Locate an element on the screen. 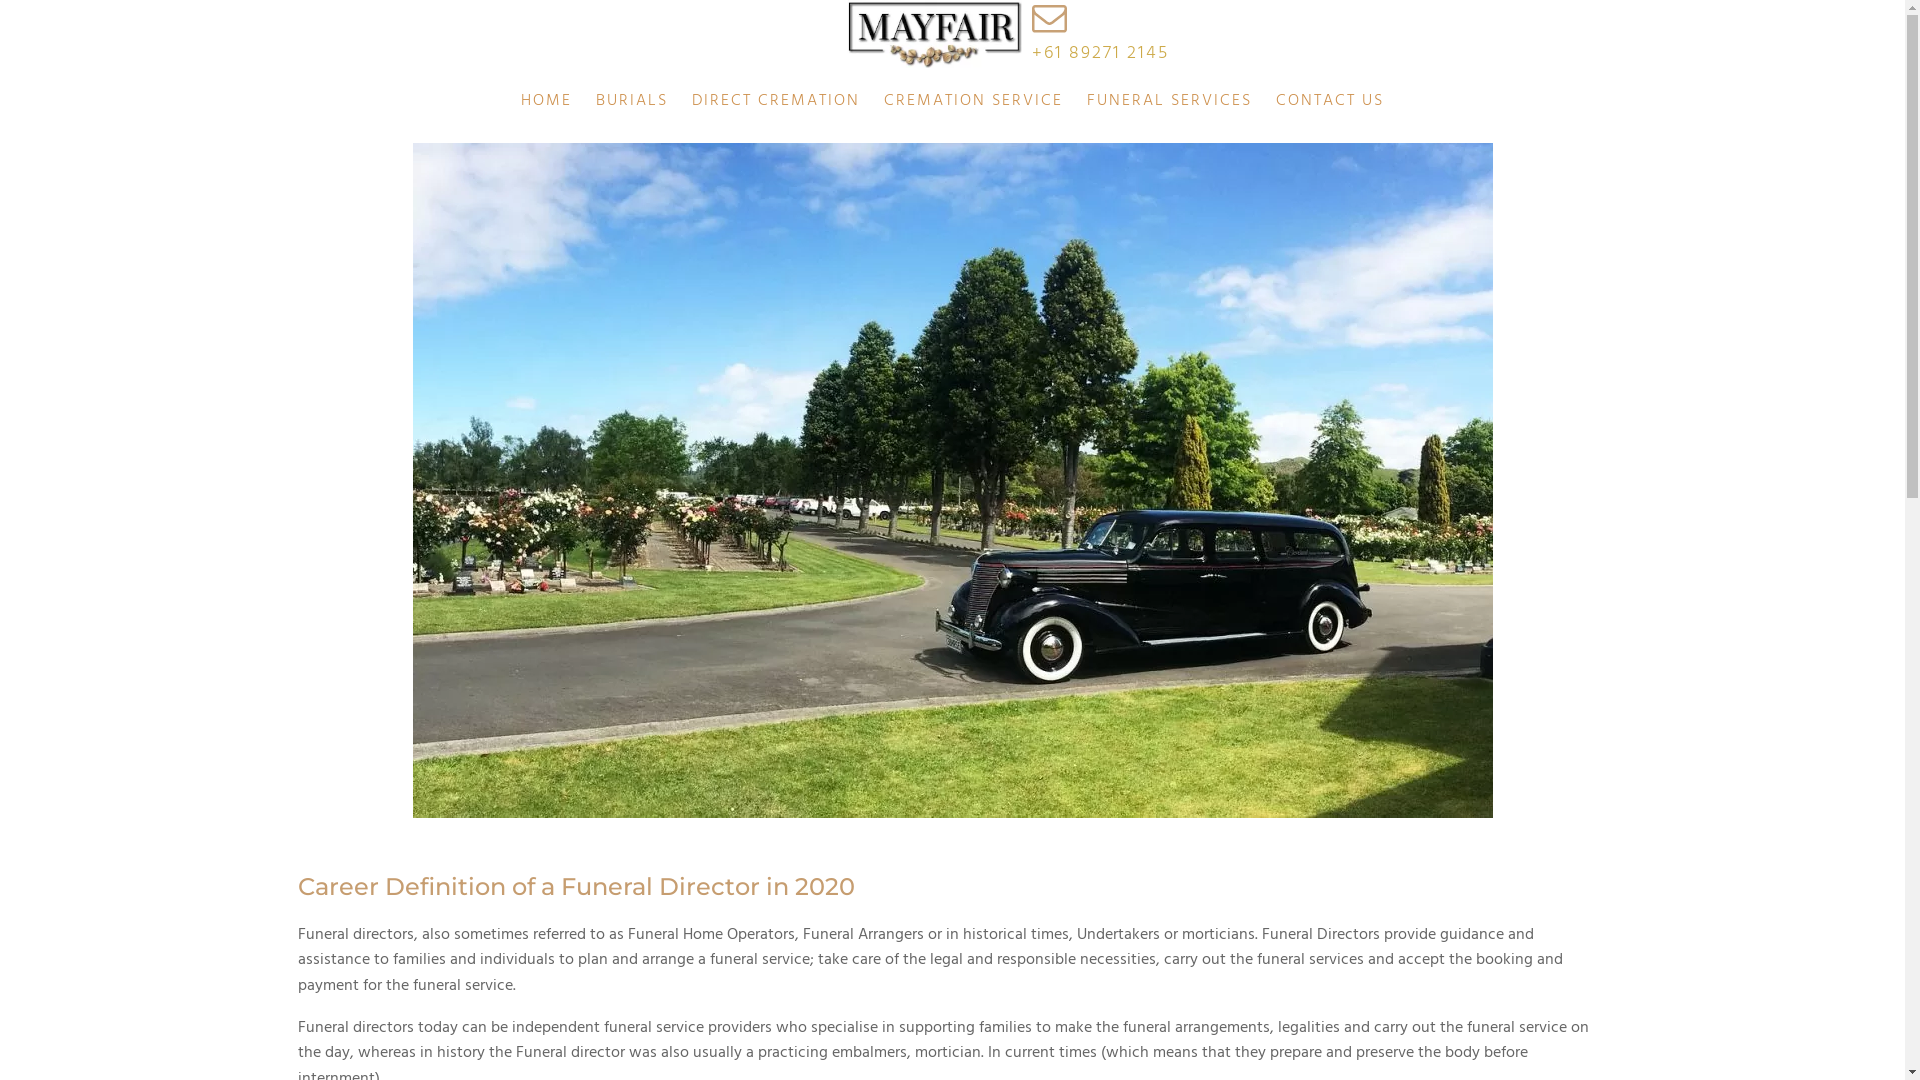 Image resolution: width=1920 pixels, height=1080 pixels. 'CONTACT US' is located at coordinates (1262, 101).